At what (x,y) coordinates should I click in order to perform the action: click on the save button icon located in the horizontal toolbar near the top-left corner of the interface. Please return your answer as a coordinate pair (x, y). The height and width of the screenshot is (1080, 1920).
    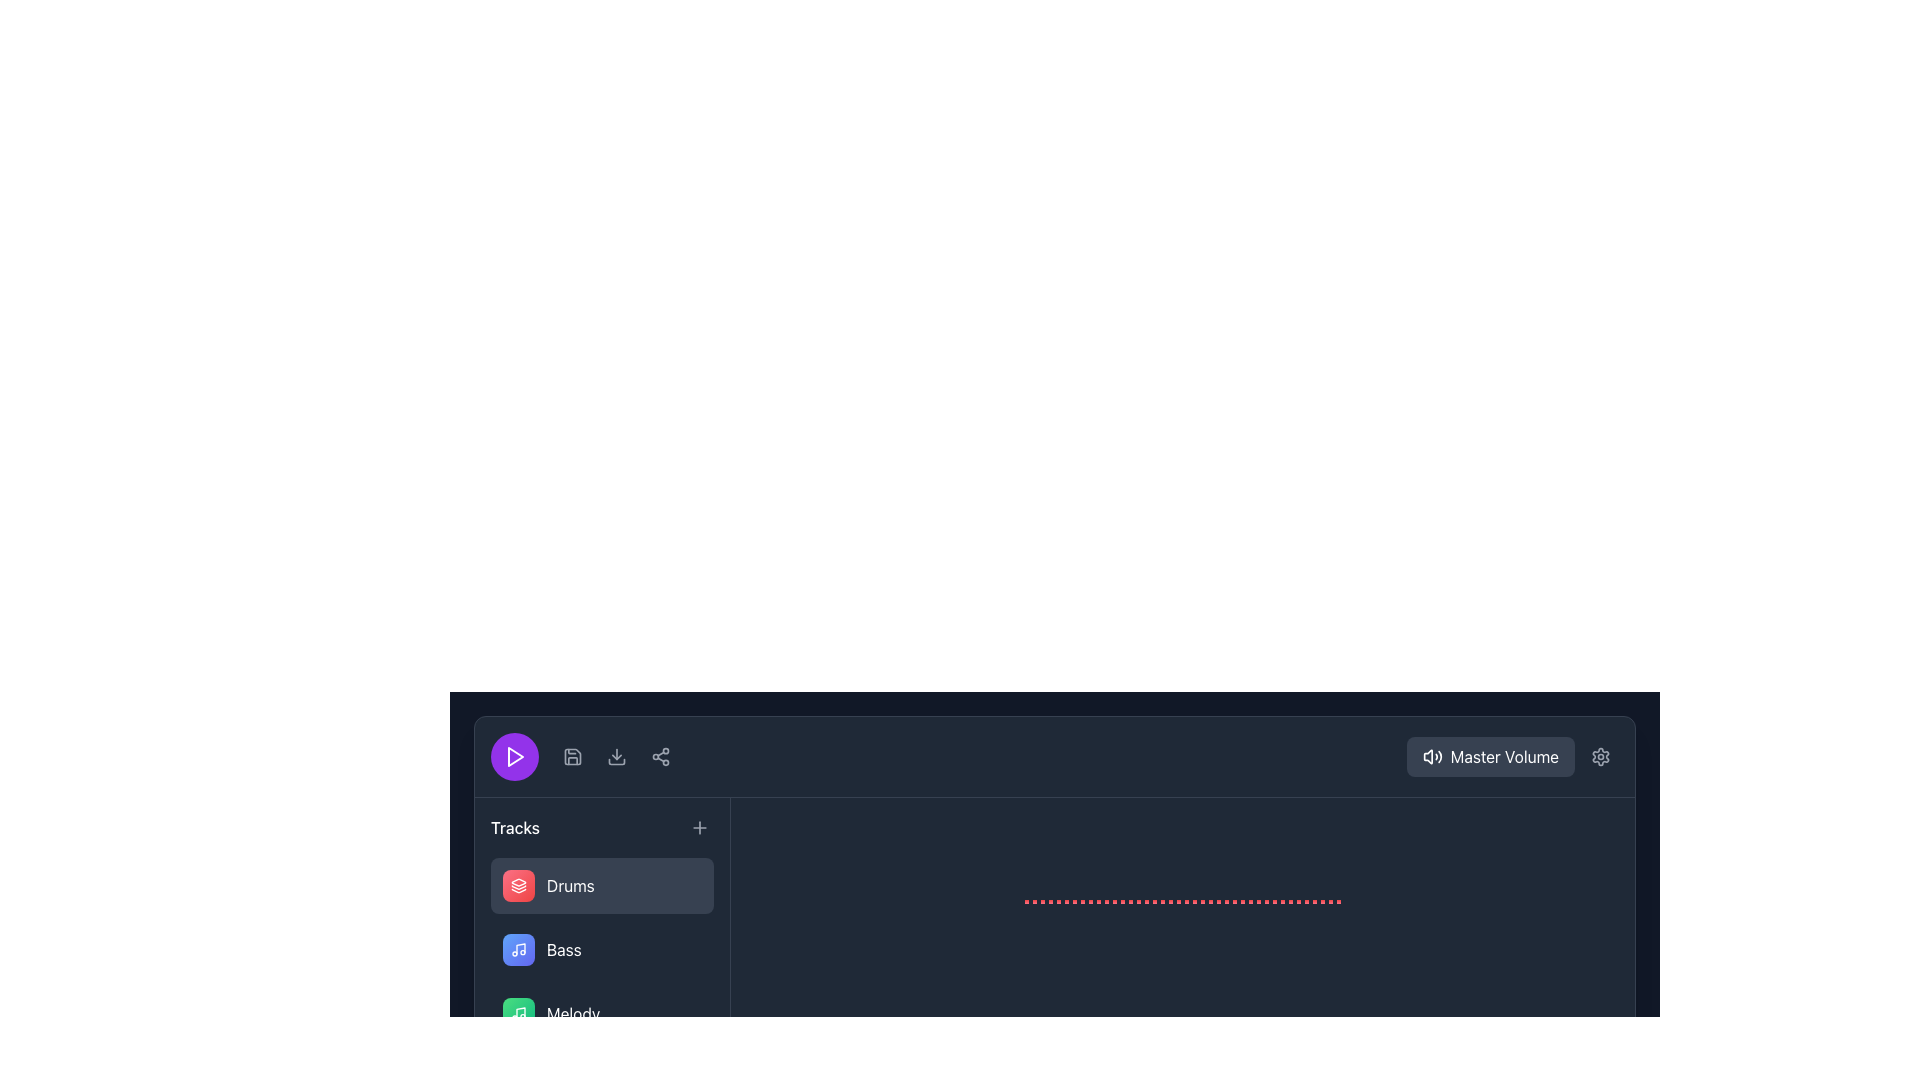
    Looking at the image, I should click on (571, 756).